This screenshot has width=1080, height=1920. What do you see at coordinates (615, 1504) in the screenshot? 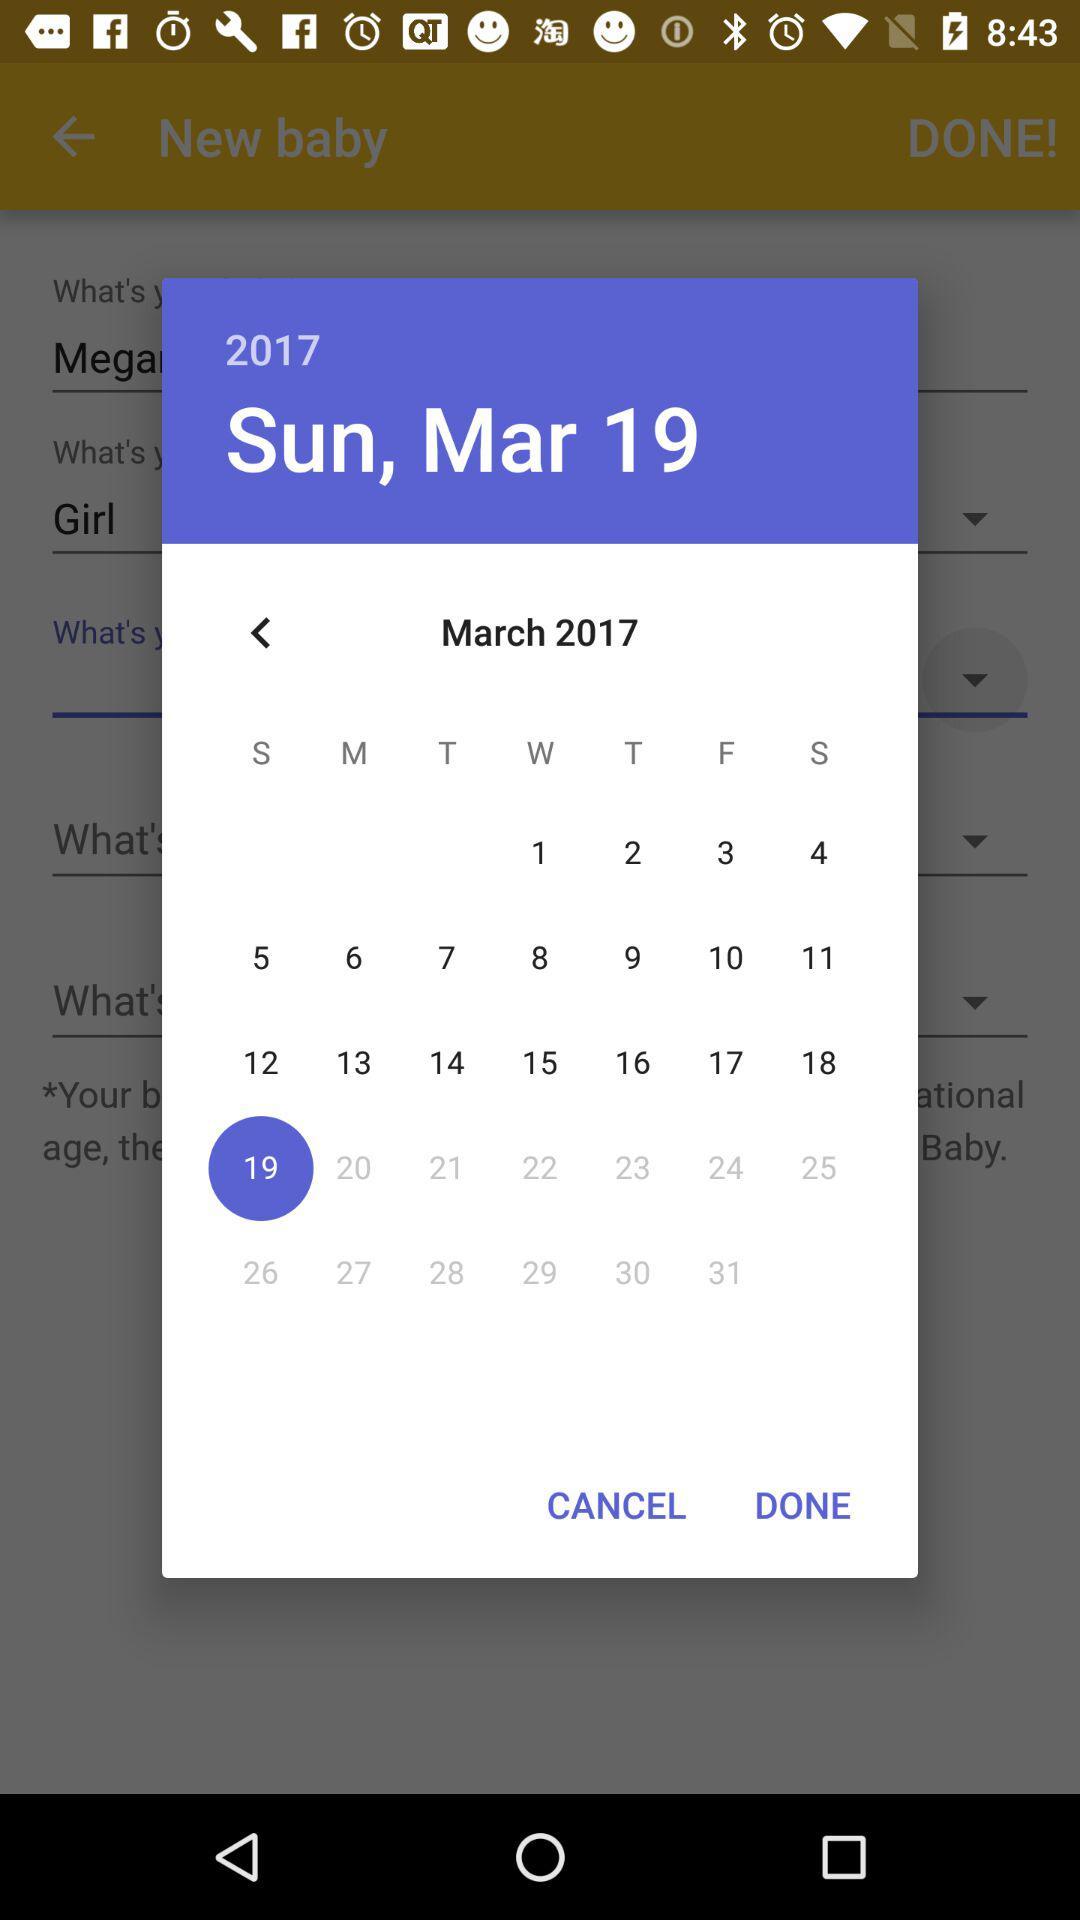
I see `the item next to the done` at bounding box center [615, 1504].